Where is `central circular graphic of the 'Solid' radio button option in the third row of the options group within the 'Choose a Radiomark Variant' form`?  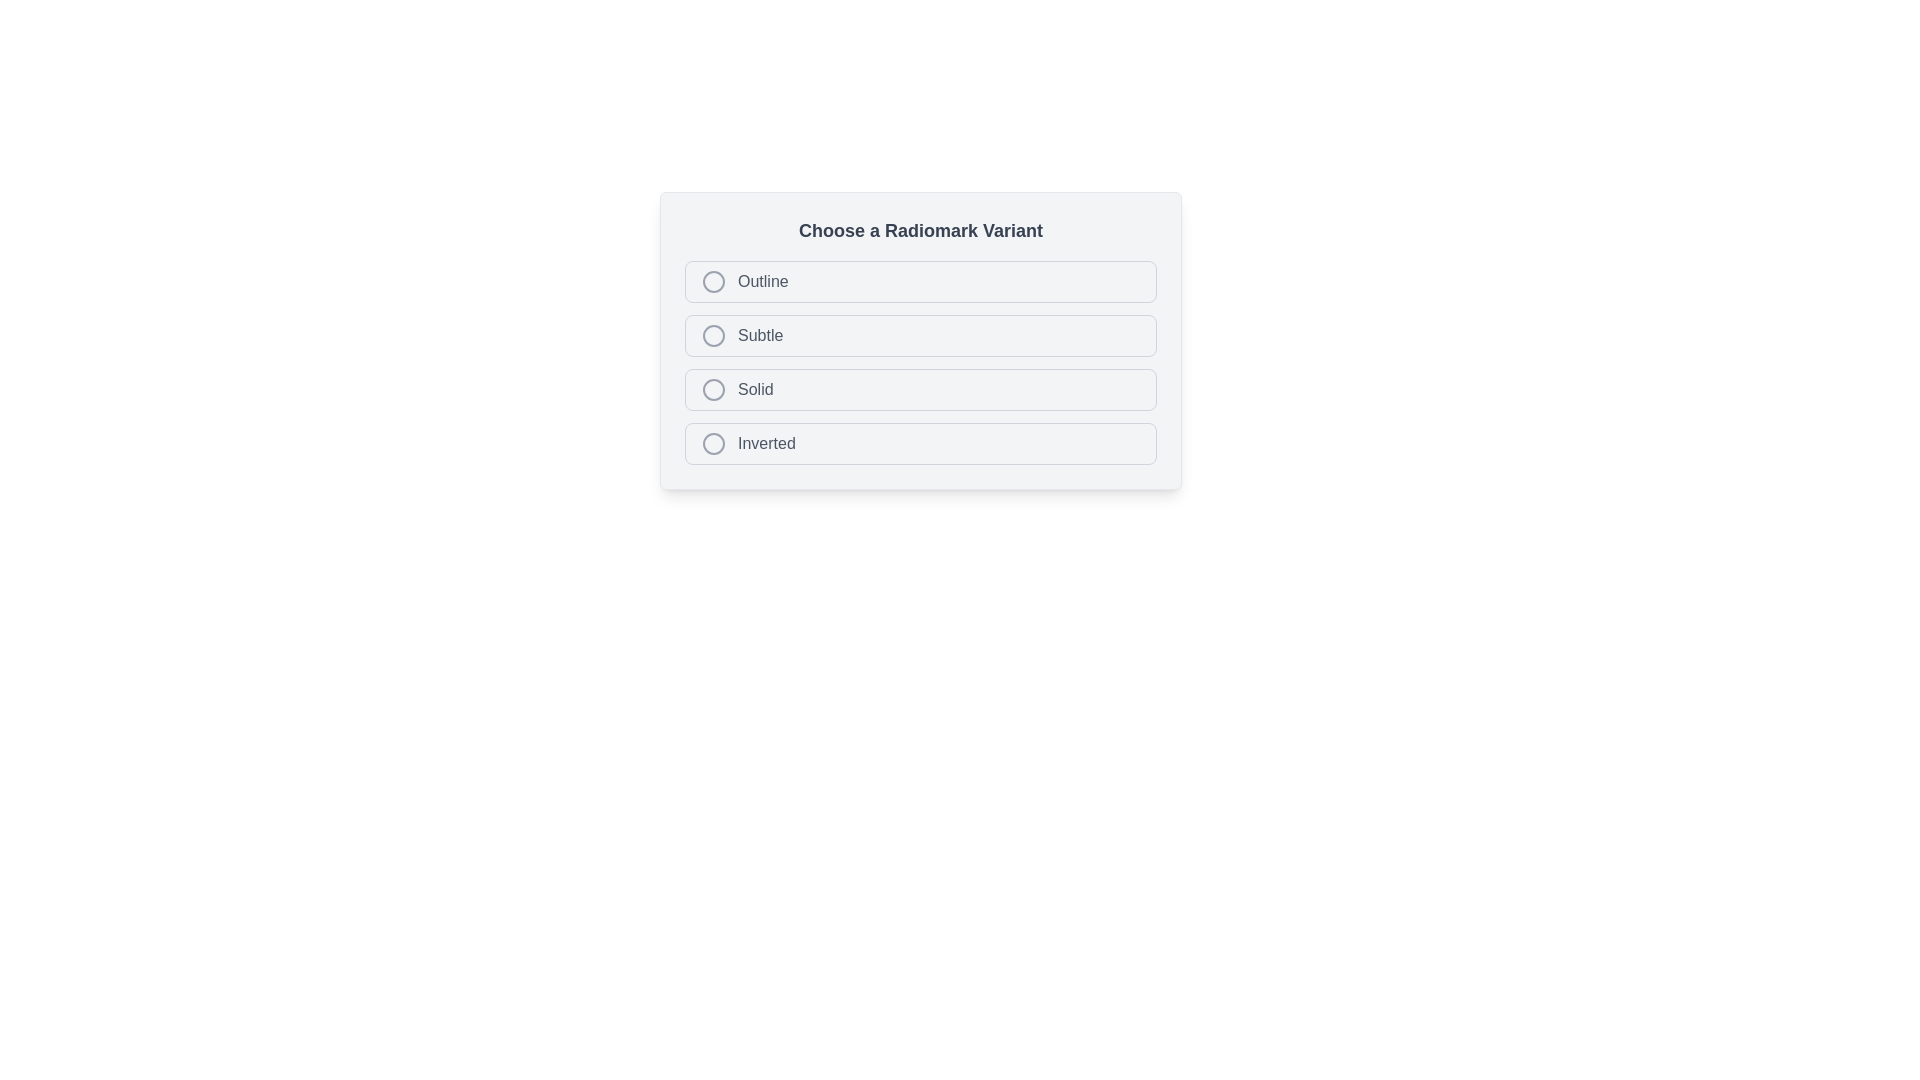
central circular graphic of the 'Solid' radio button option in the third row of the options group within the 'Choose a Radiomark Variant' form is located at coordinates (714, 389).